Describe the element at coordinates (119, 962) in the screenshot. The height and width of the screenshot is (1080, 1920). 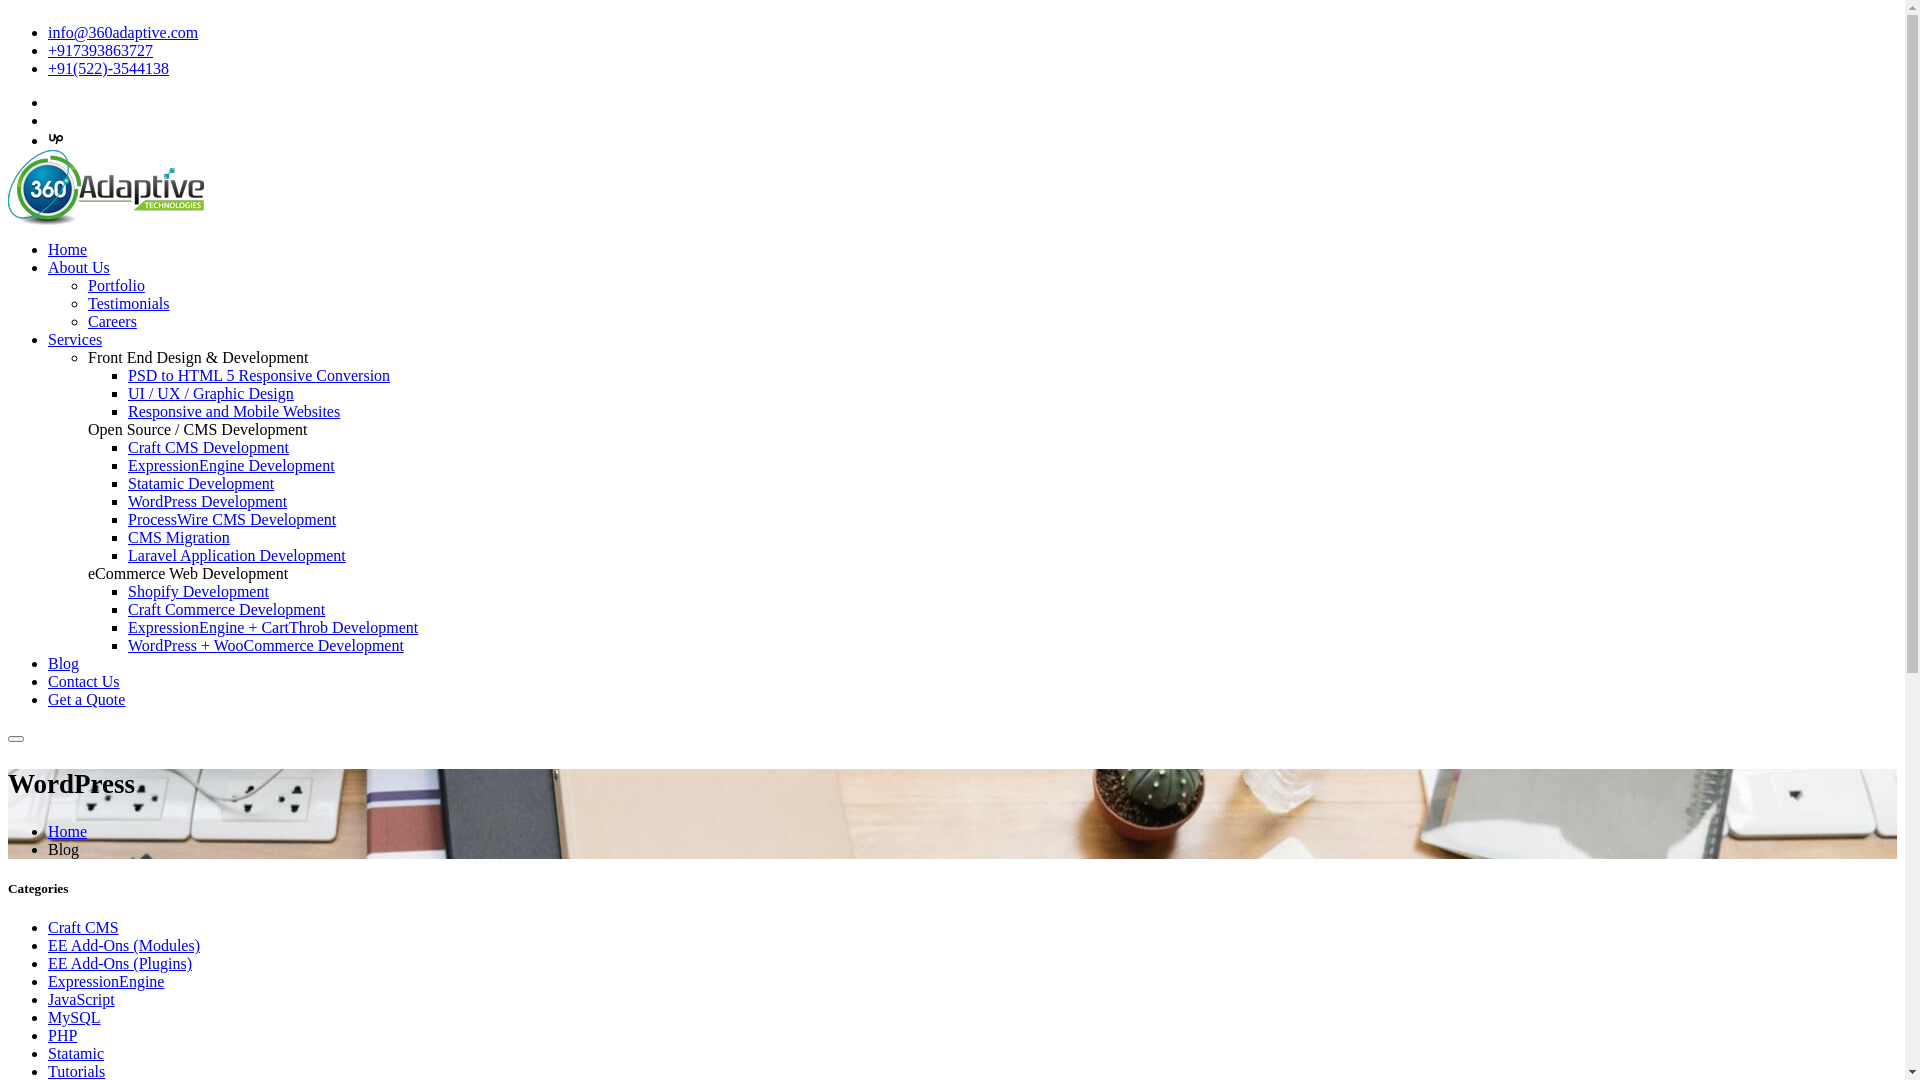
I see `'EE Add-Ons (Plugins)'` at that location.